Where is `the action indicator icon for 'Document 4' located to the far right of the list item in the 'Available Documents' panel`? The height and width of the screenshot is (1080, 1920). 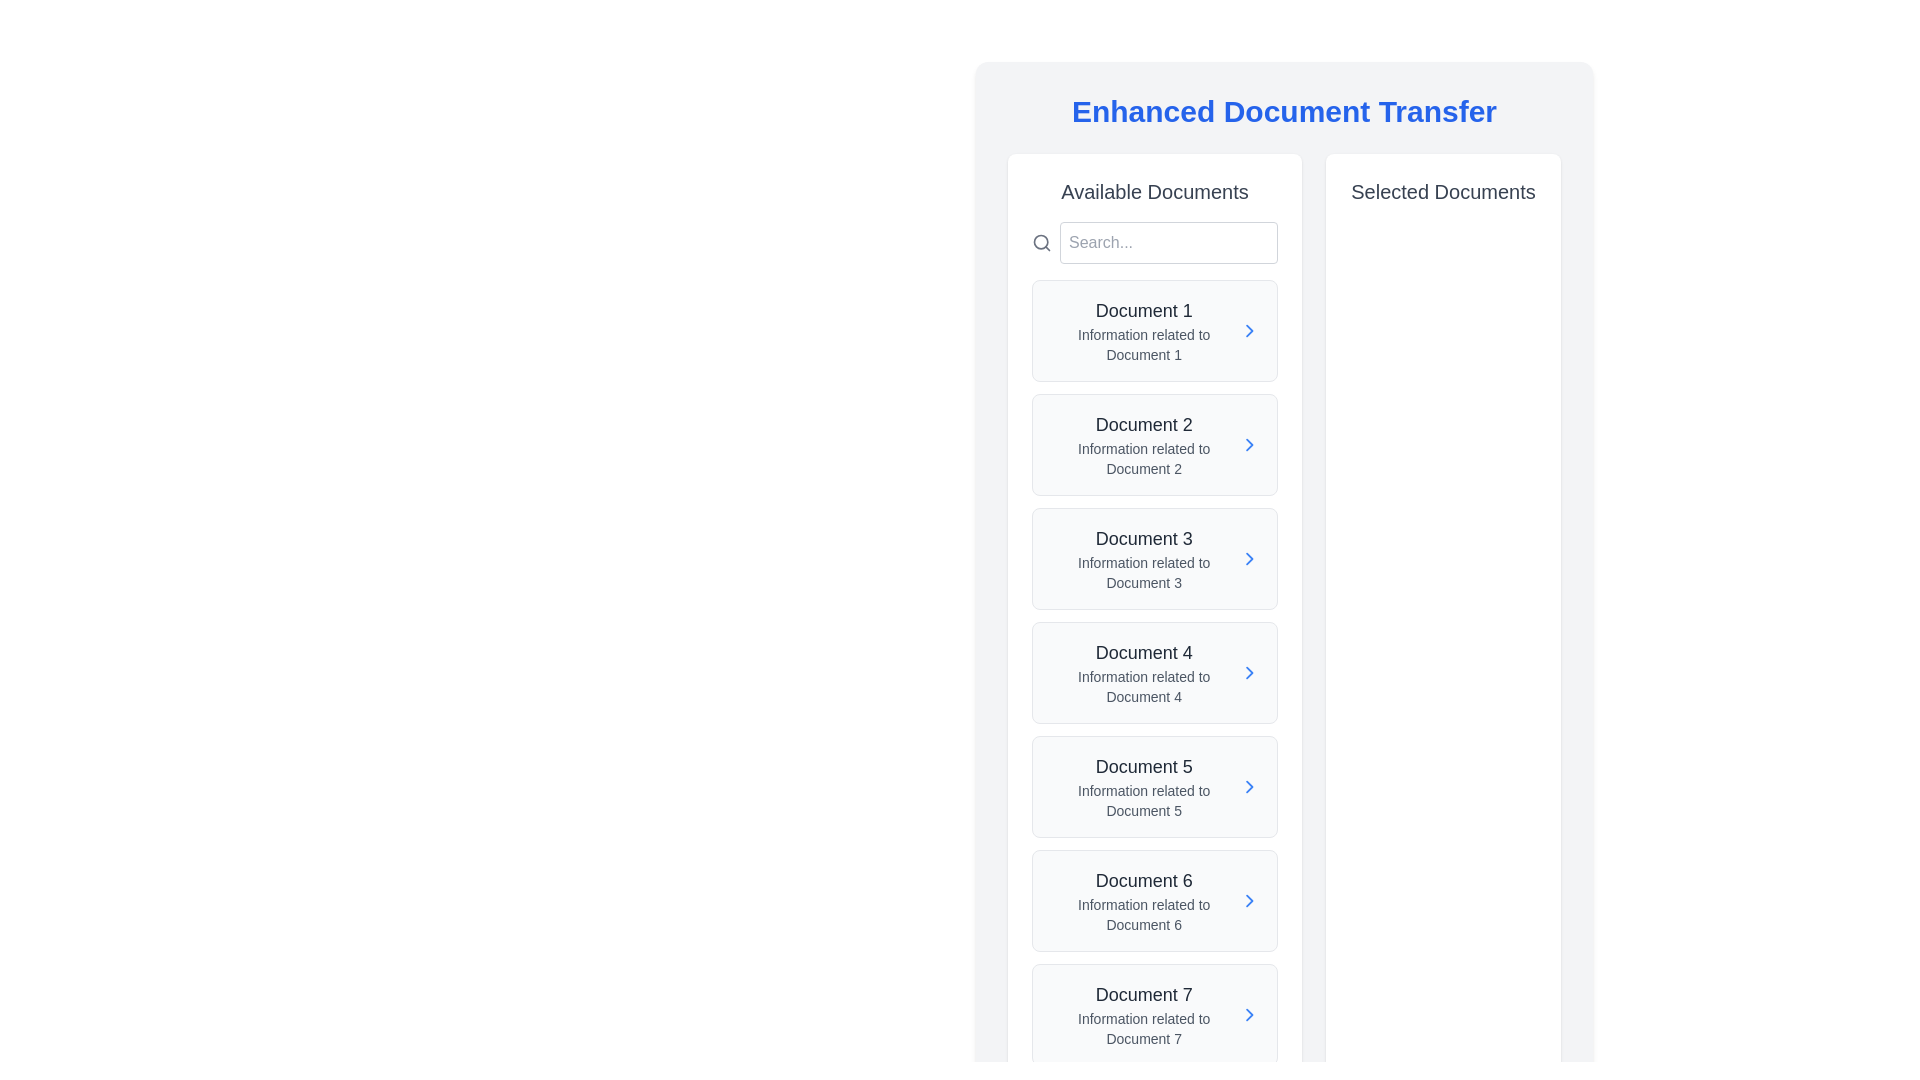 the action indicator icon for 'Document 4' located to the far right of the list item in the 'Available Documents' panel is located at coordinates (1249, 672).